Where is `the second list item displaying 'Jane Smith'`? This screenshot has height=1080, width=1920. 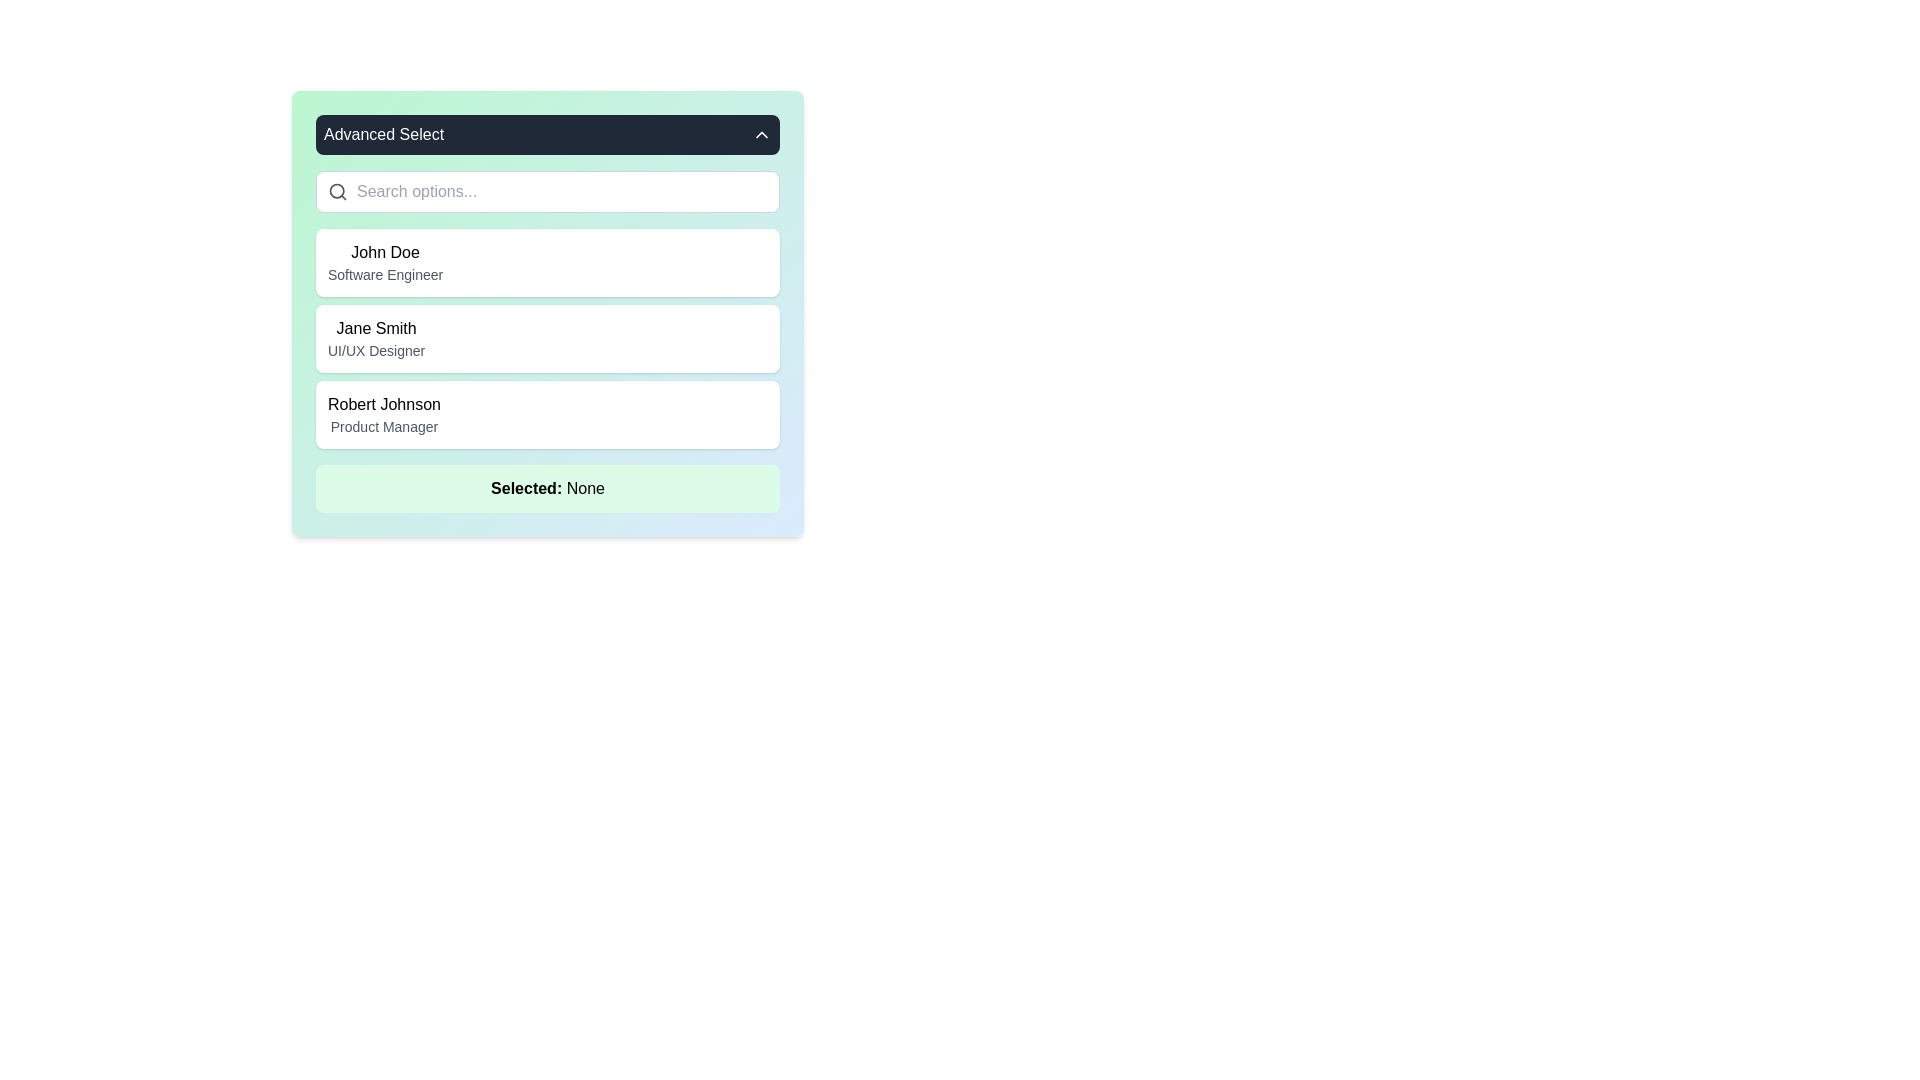 the second list item displaying 'Jane Smith' is located at coordinates (547, 338).